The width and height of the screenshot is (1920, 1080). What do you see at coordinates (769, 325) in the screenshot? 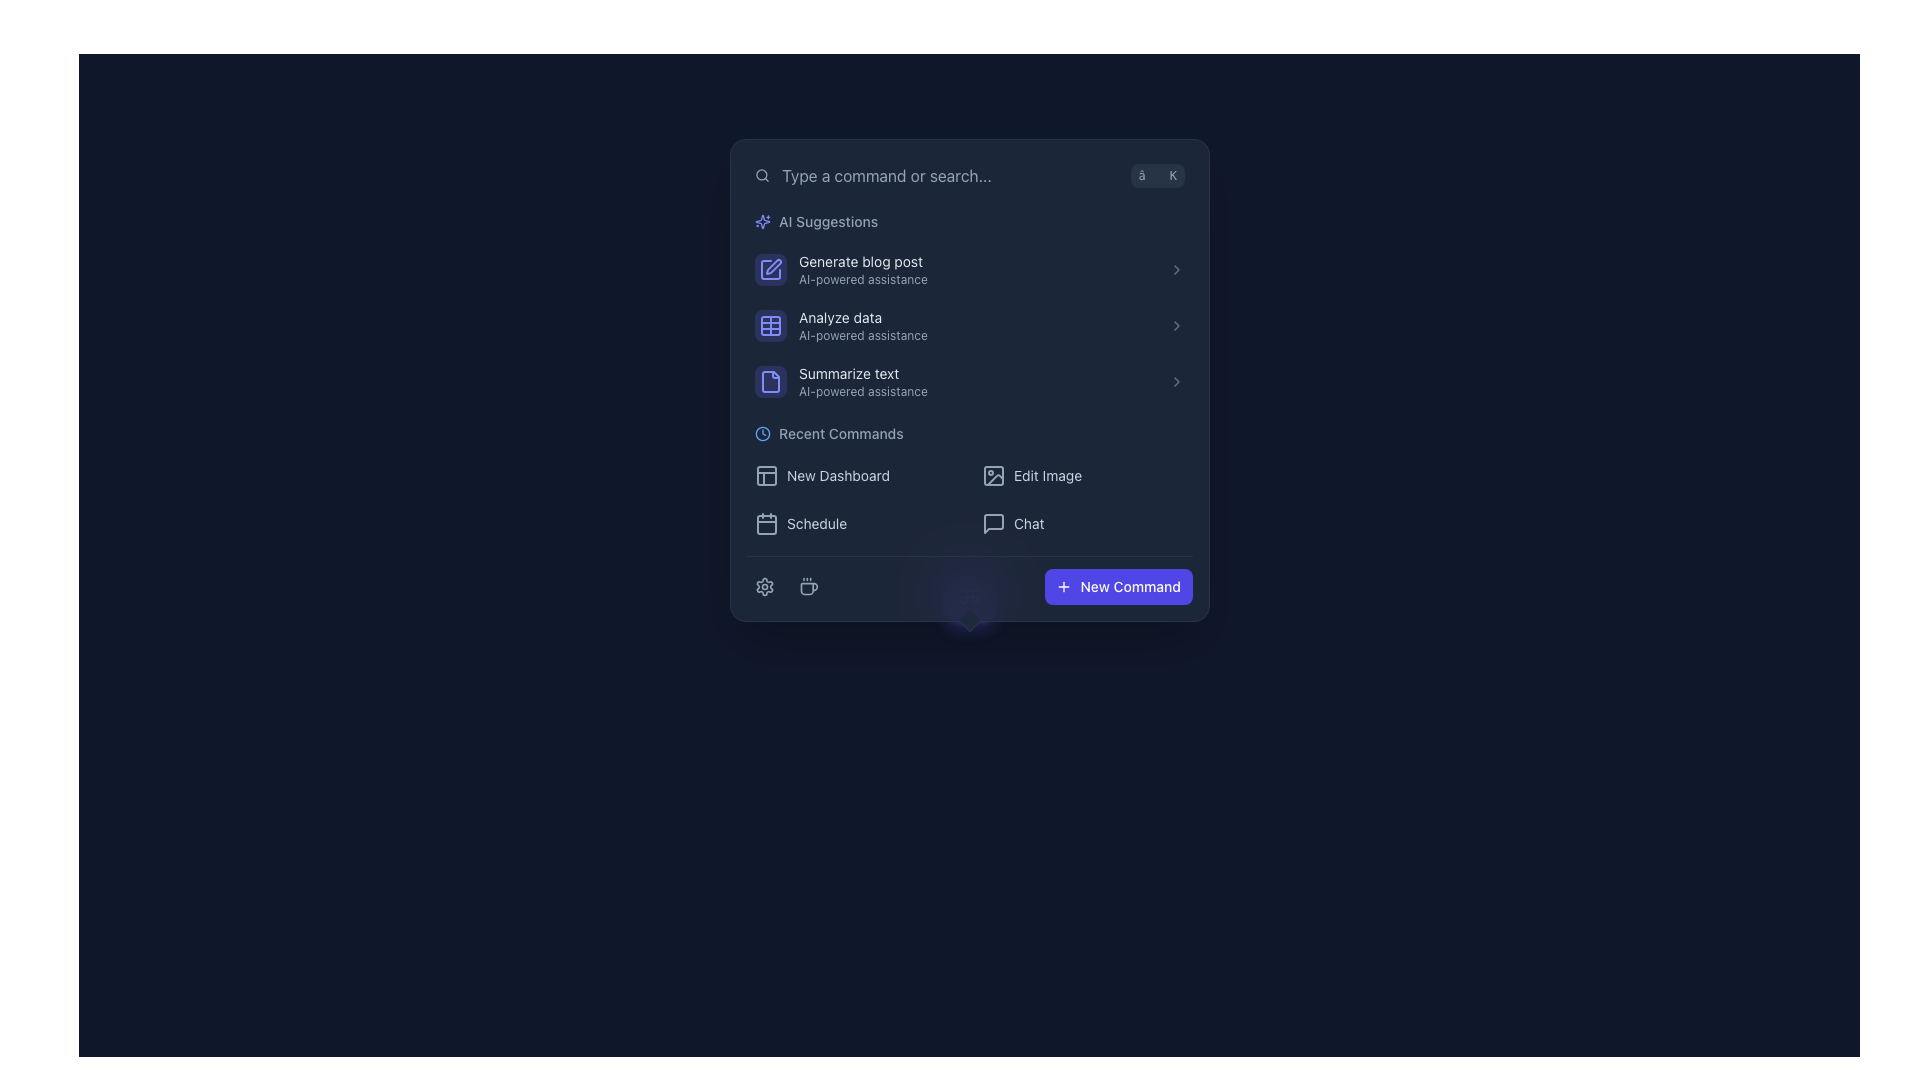
I see `the Icon placeholder or decorative rectangle located in the top-left corner of the grid layout, which is below the horizontal divider line and to the left of the center vertical line` at bounding box center [769, 325].